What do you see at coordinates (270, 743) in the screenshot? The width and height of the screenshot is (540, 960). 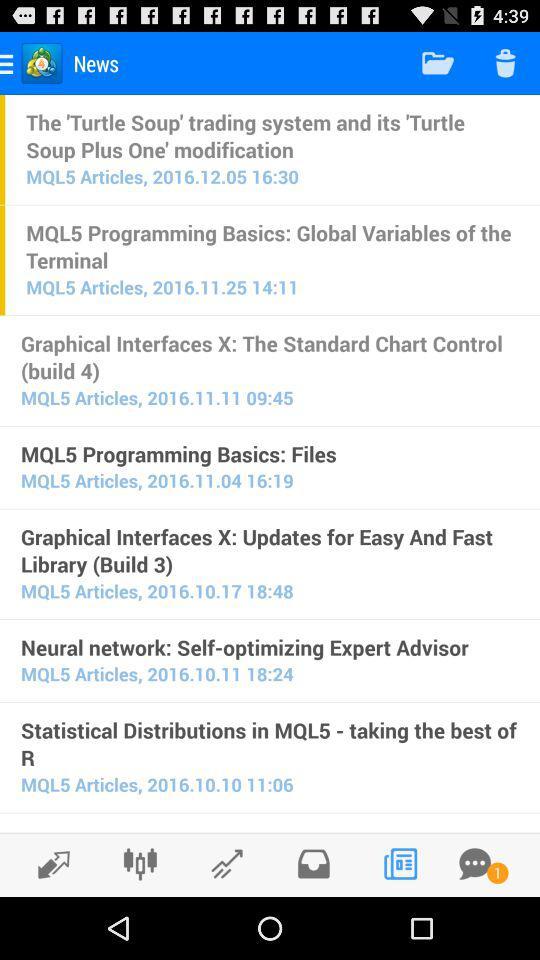 I see `icon below the mql5 articles 2016 icon` at bounding box center [270, 743].